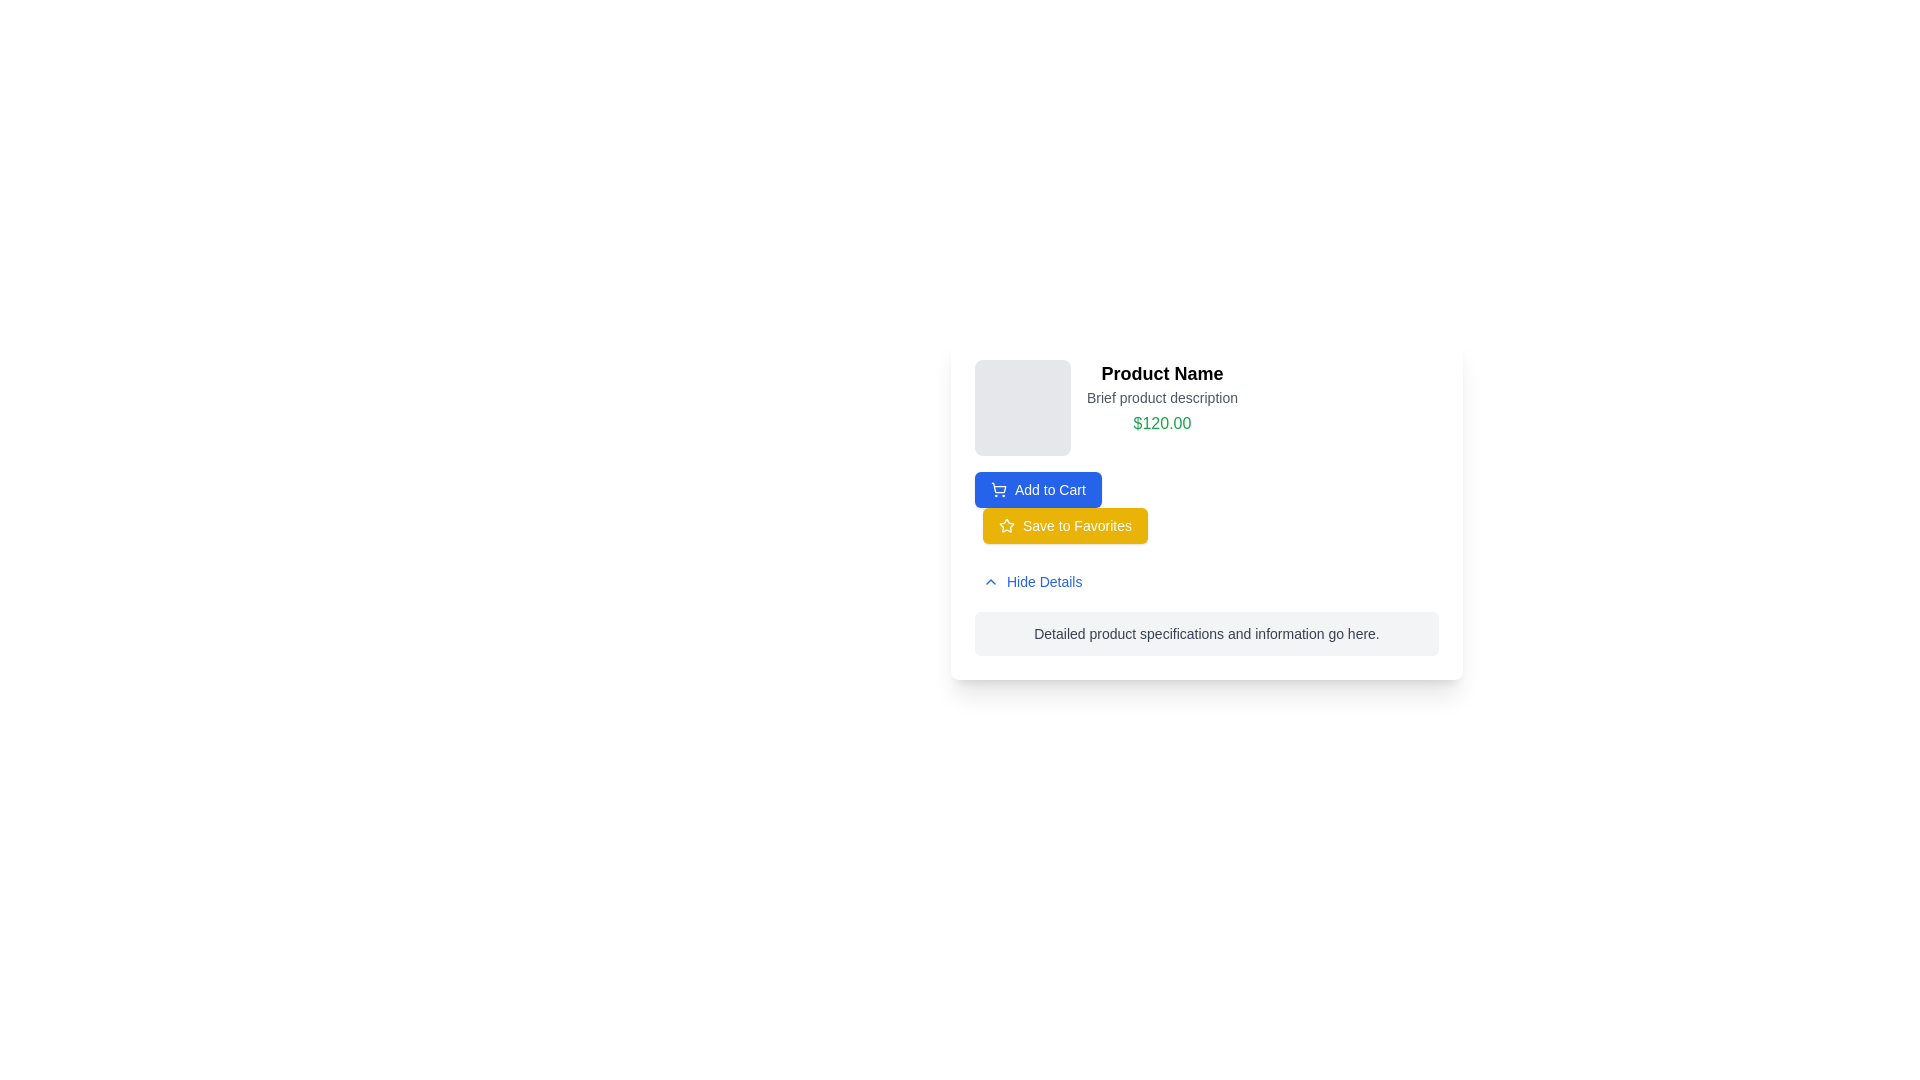 The width and height of the screenshot is (1920, 1080). I want to click on the Informative Text Section that contains the text 'Detailed product specifications and information go here.' with a gray background and rounded corners, so click(1205, 633).